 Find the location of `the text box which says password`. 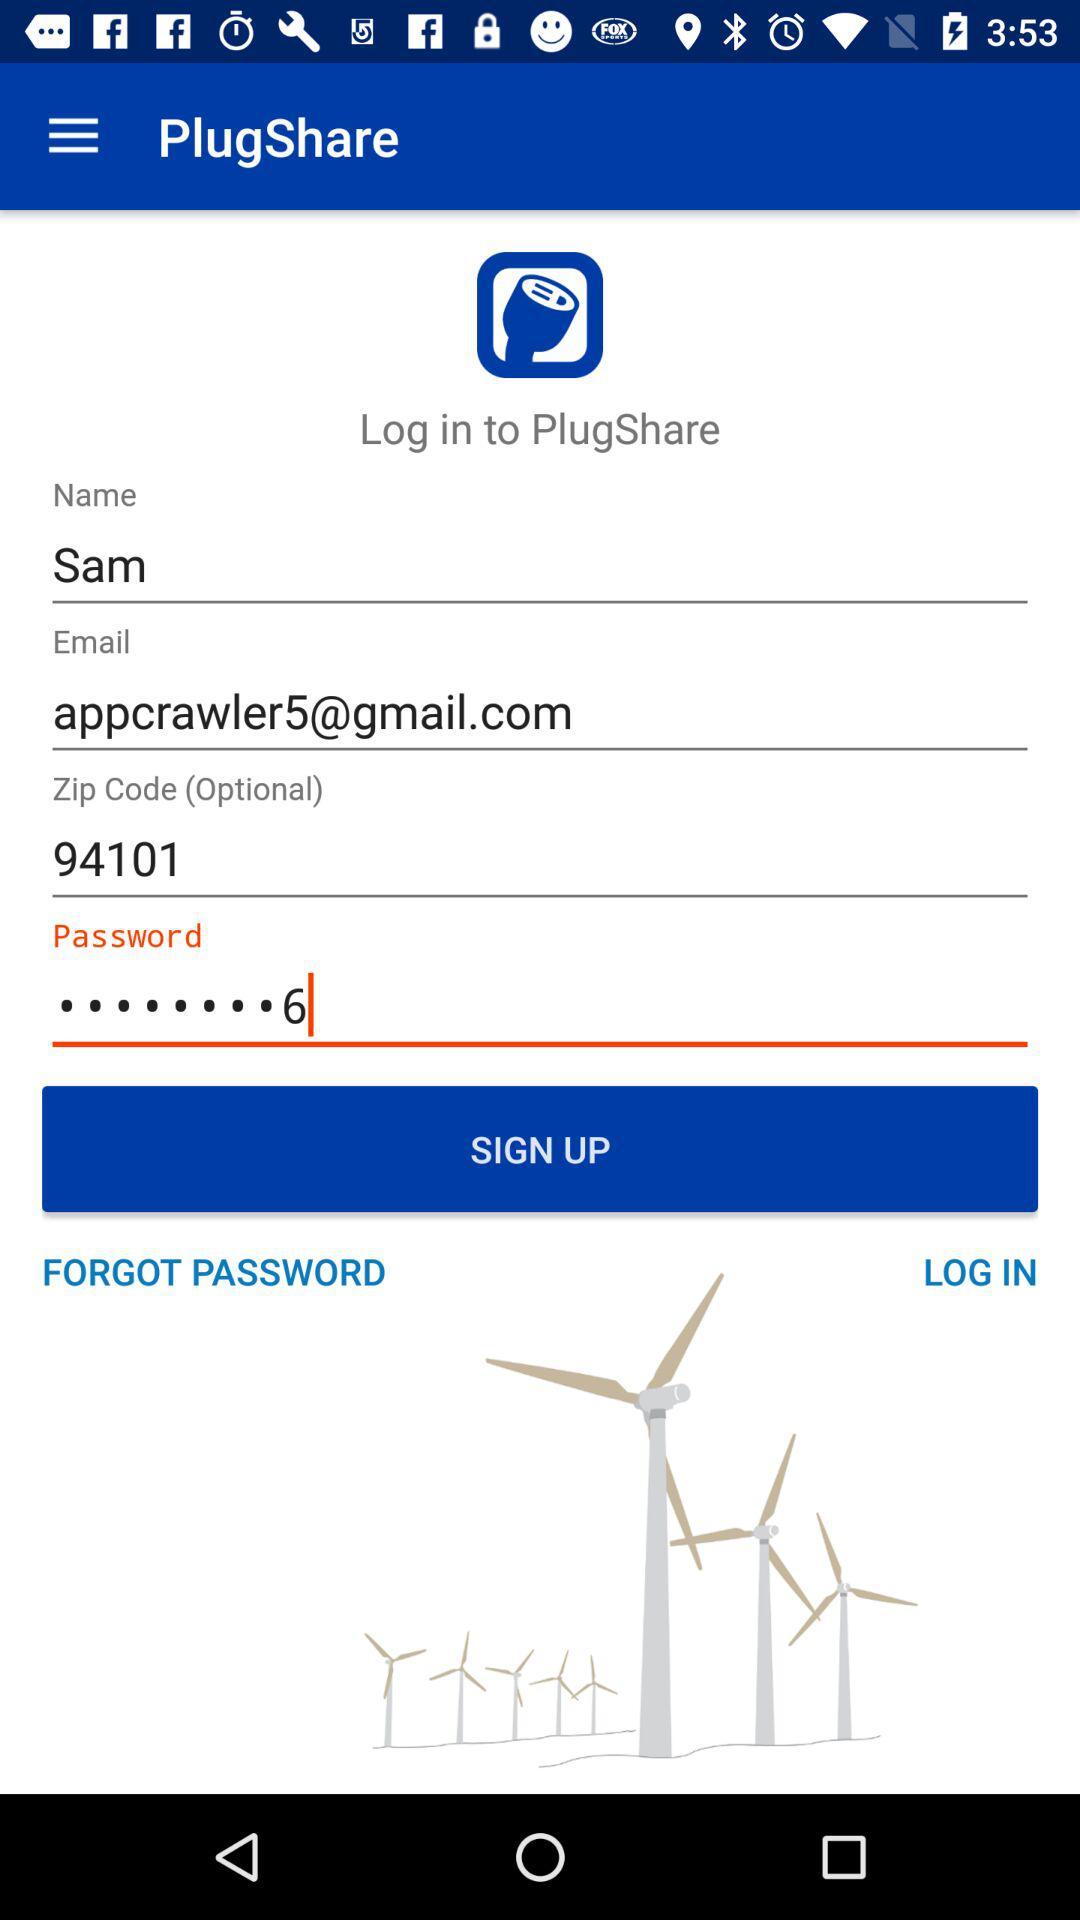

the text box which says password is located at coordinates (540, 1006).